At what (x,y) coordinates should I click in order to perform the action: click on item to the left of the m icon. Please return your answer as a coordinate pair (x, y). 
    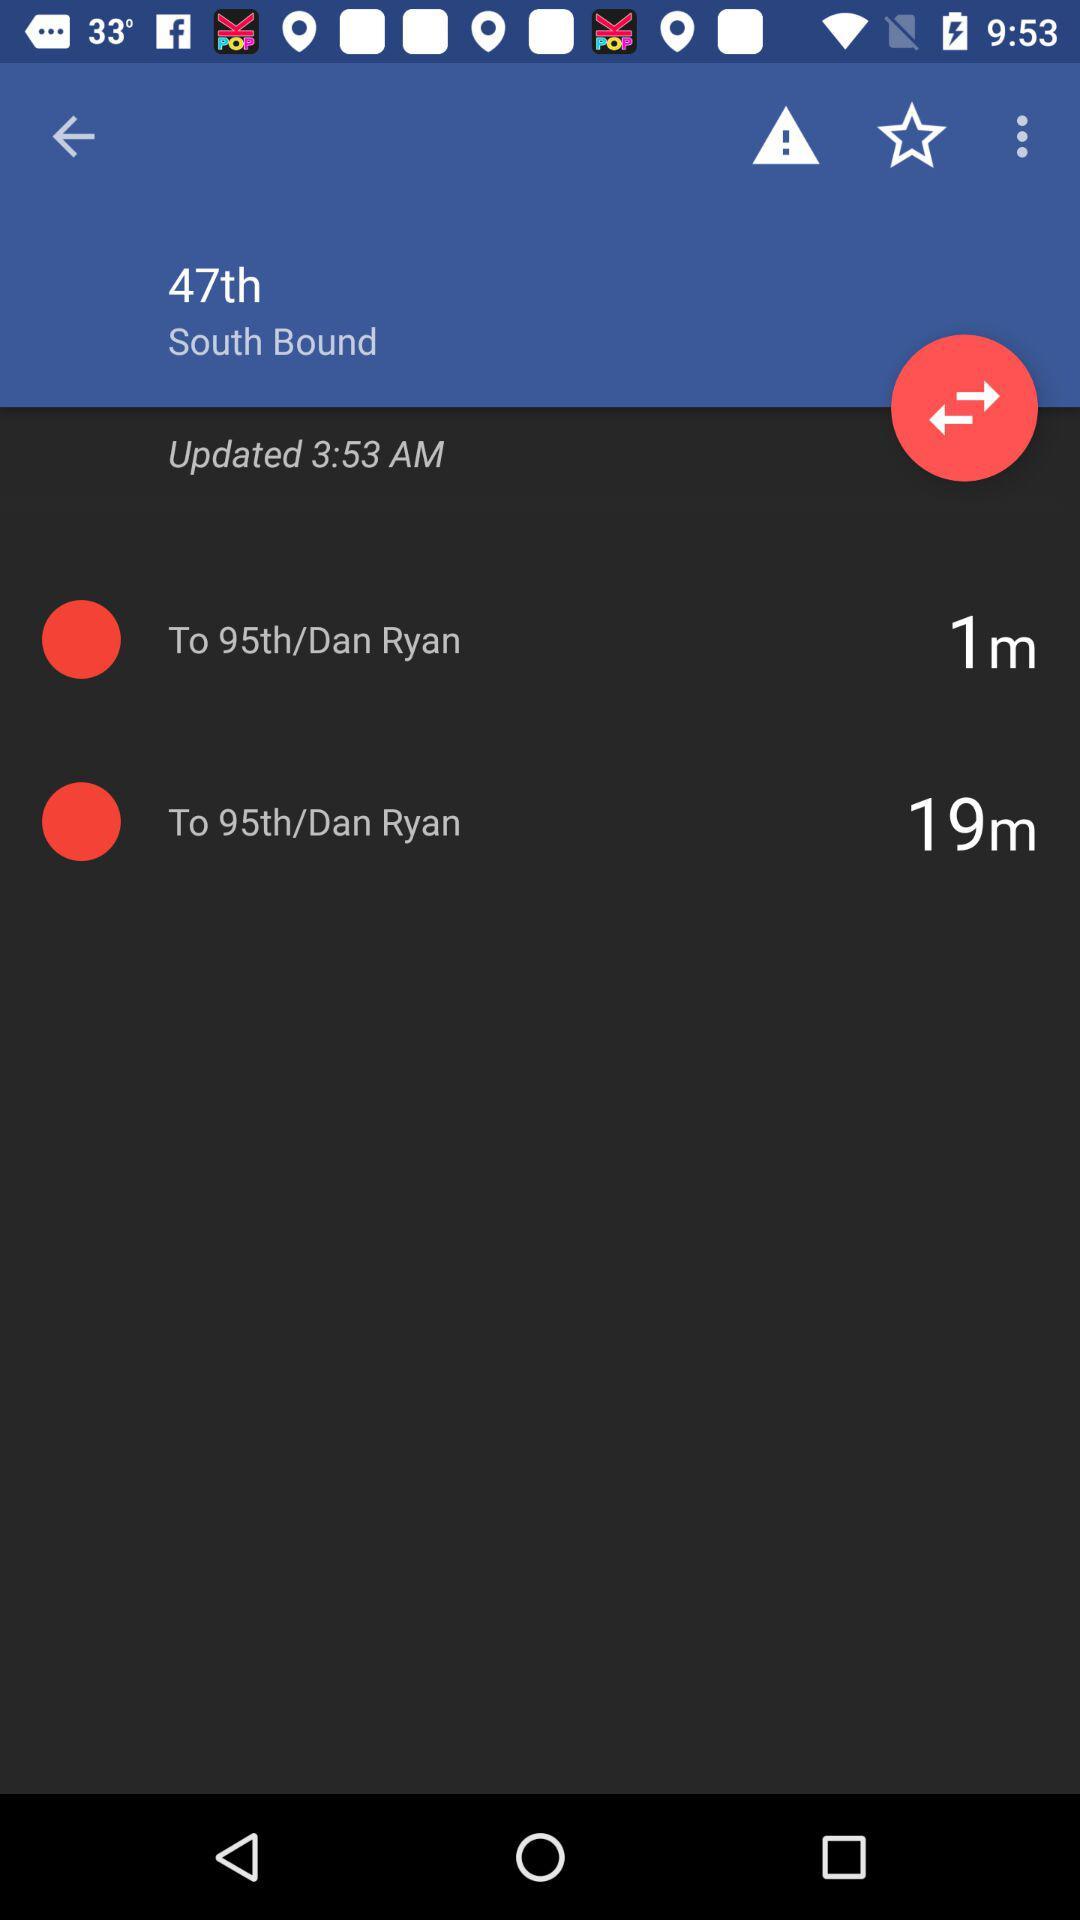
    Looking at the image, I should click on (966, 638).